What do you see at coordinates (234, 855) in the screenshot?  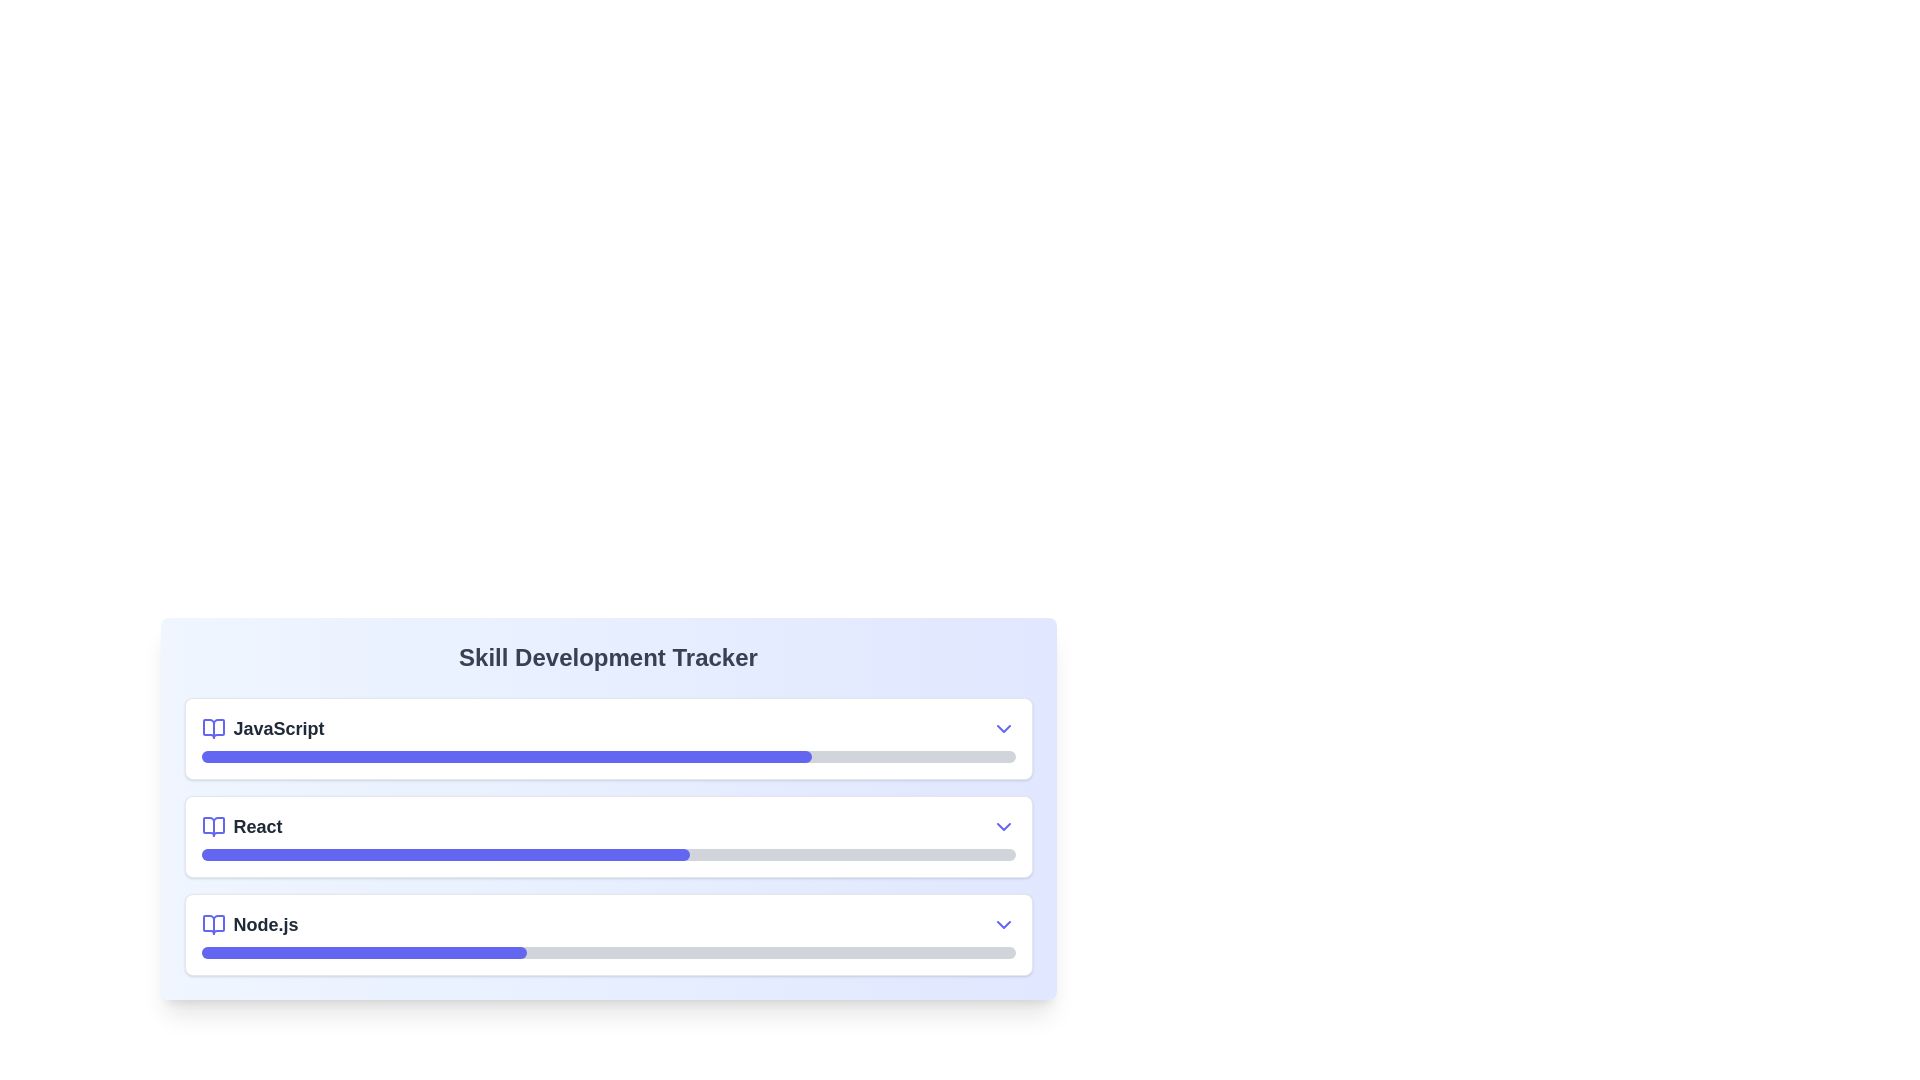 I see `the progress of the bar` at bounding box center [234, 855].